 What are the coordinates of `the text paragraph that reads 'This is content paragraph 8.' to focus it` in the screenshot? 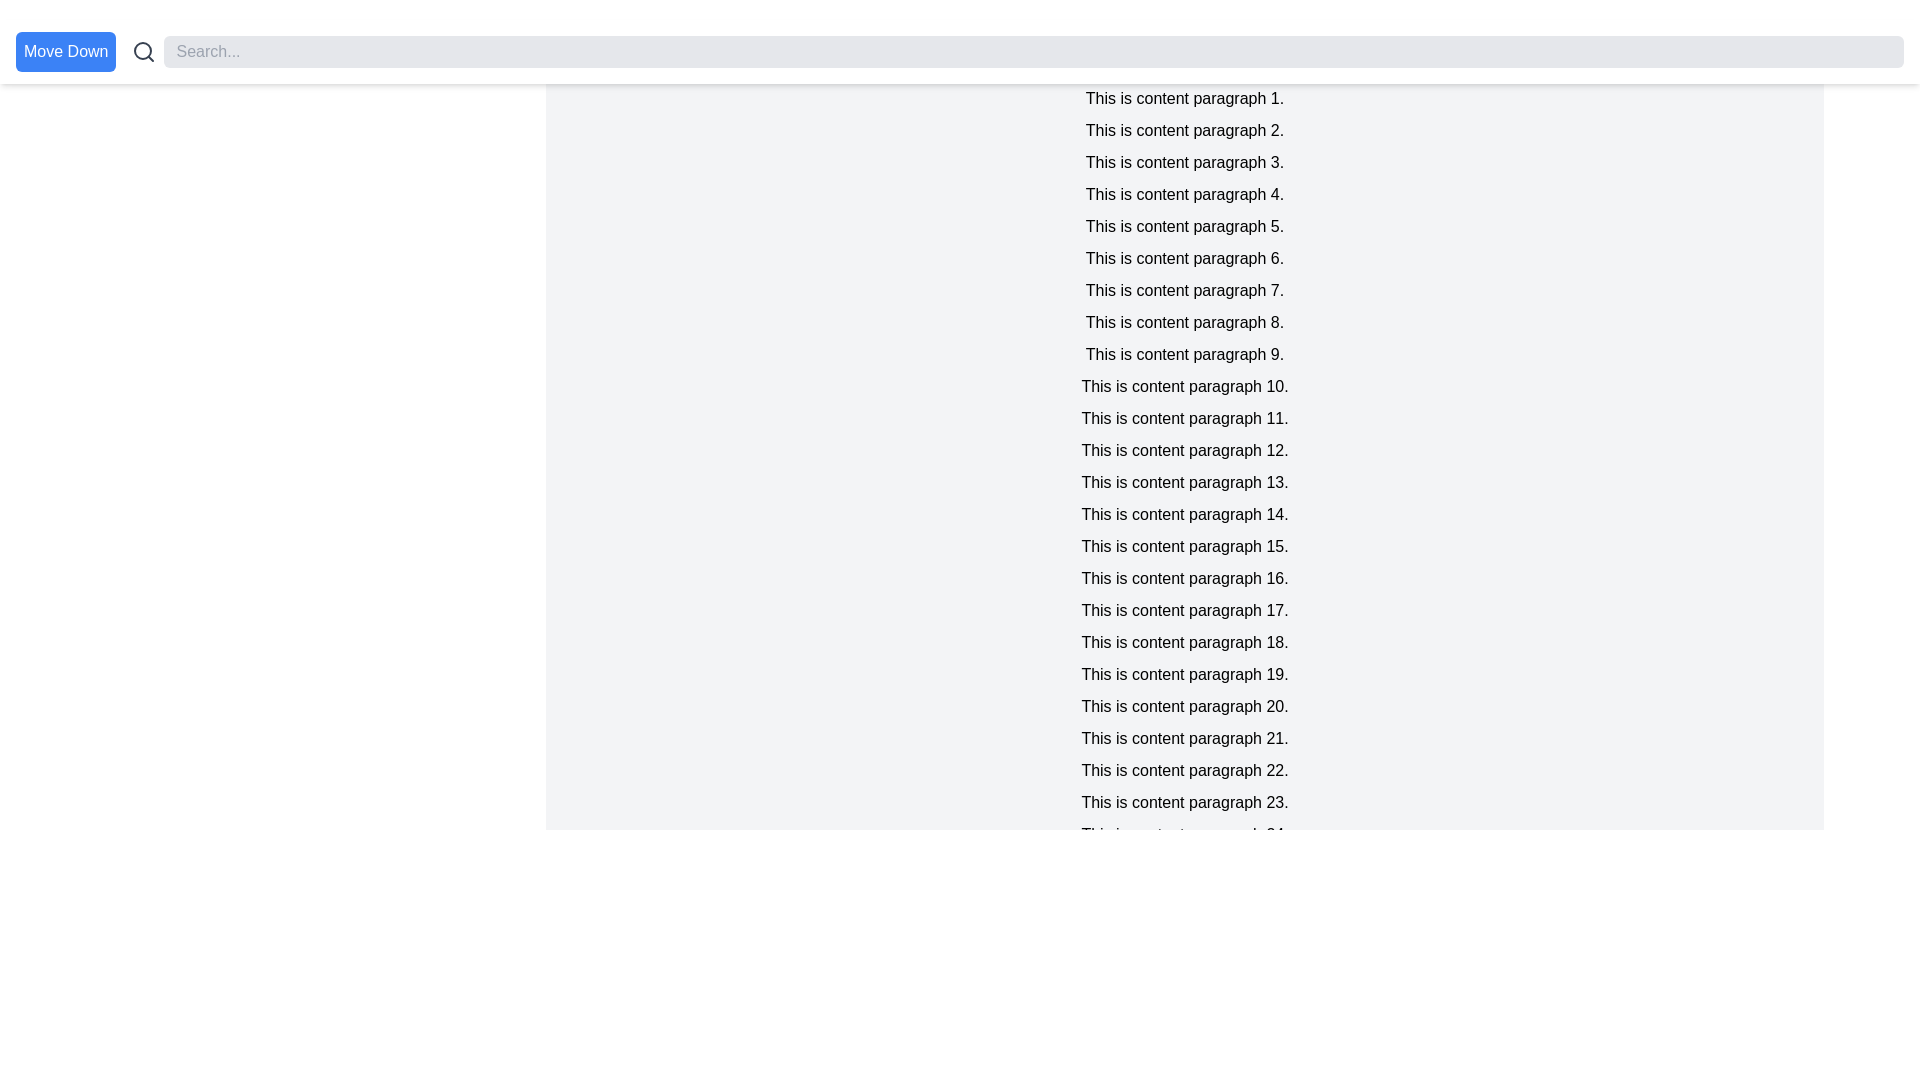 It's located at (1185, 322).